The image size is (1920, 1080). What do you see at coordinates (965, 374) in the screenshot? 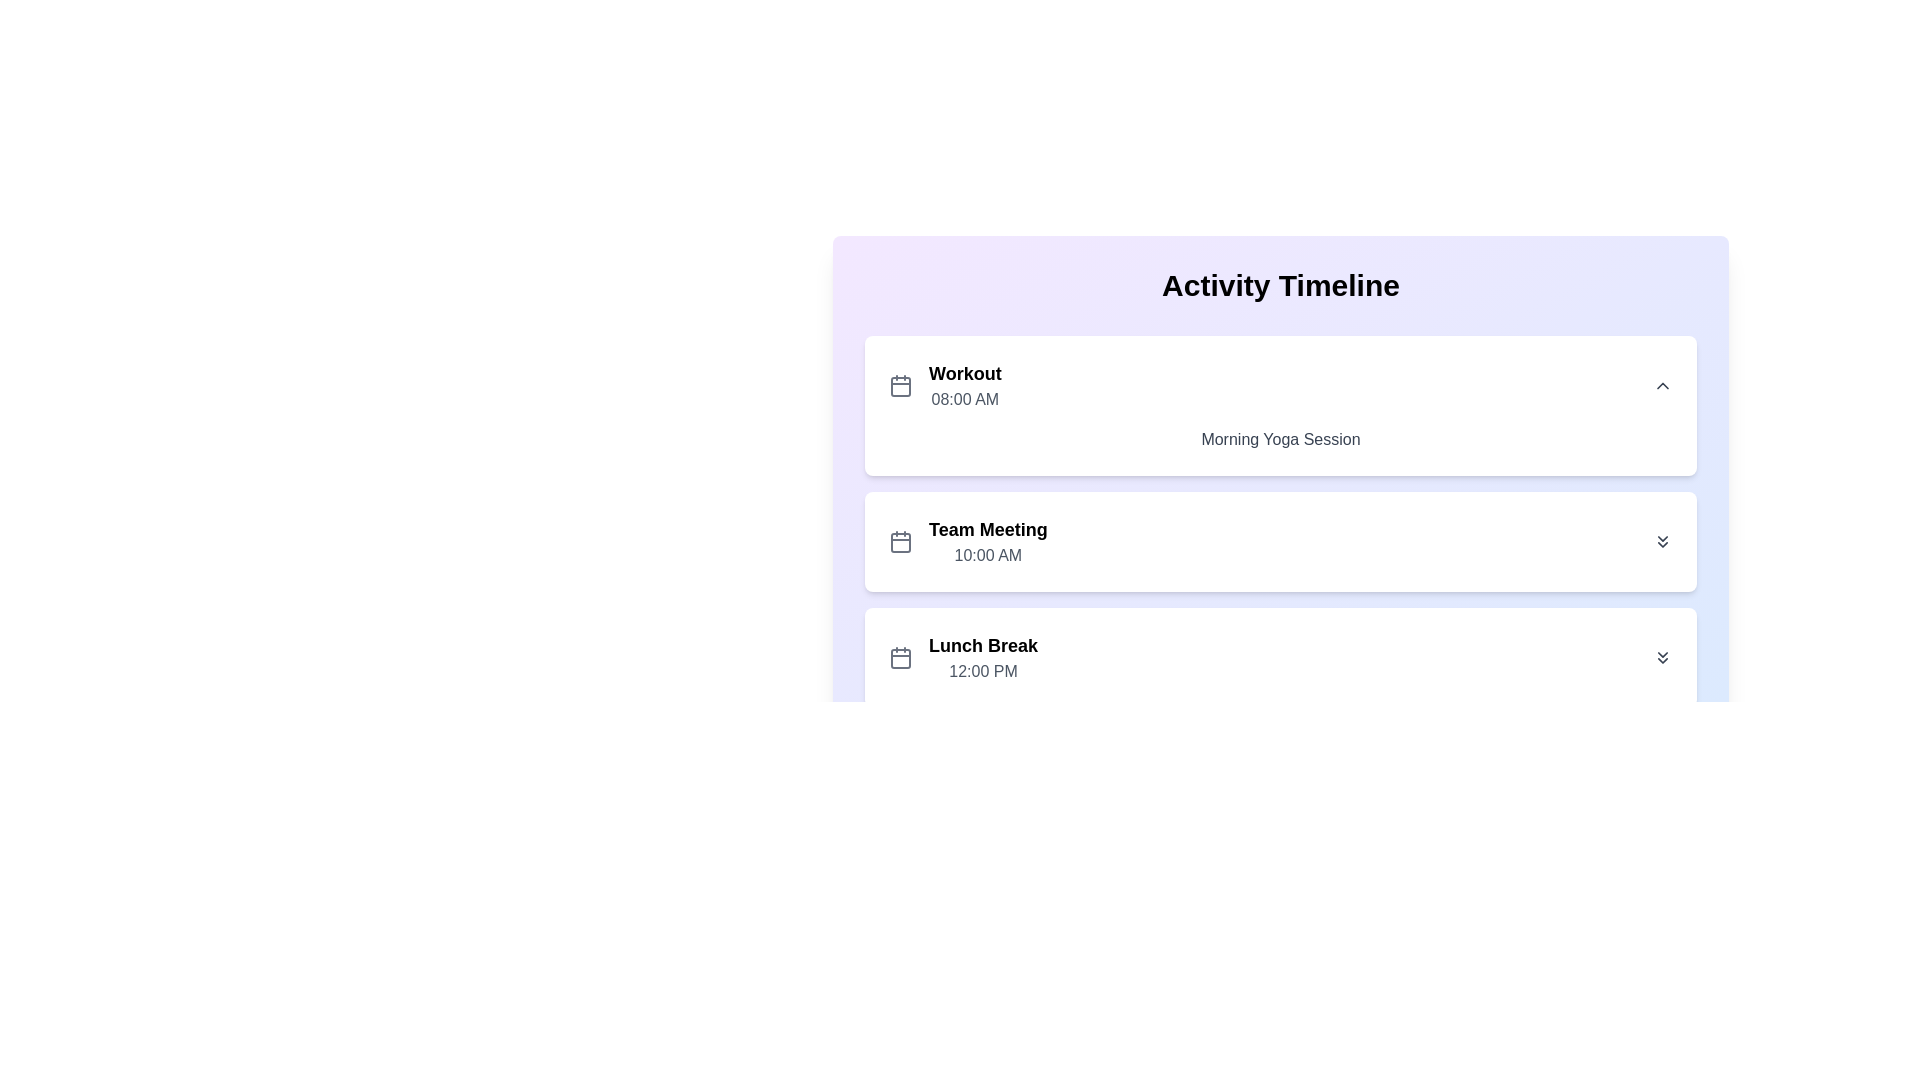
I see `the bolded text label saying 'Workout' located in the top-left corner of the first activity item labeled with '08:00 AM' in the 'Activity Timeline' section` at bounding box center [965, 374].